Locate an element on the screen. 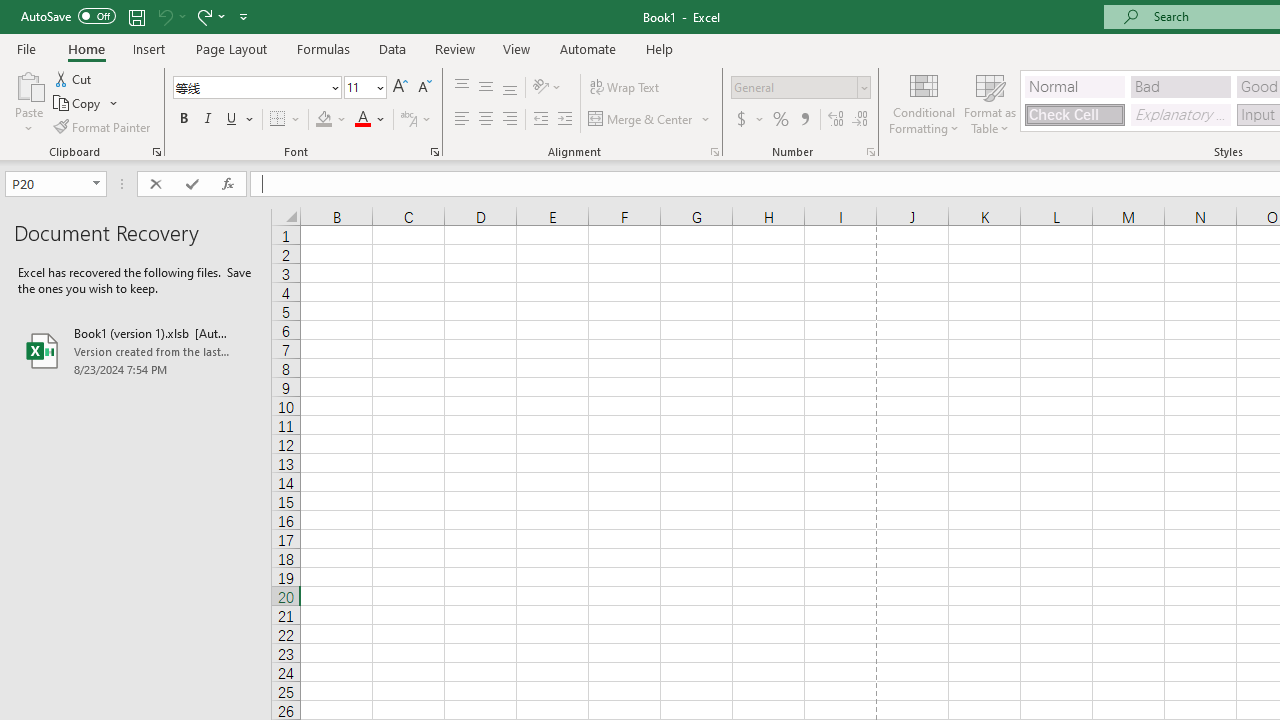 The width and height of the screenshot is (1280, 720). 'Format Cell Font' is located at coordinates (434, 150).